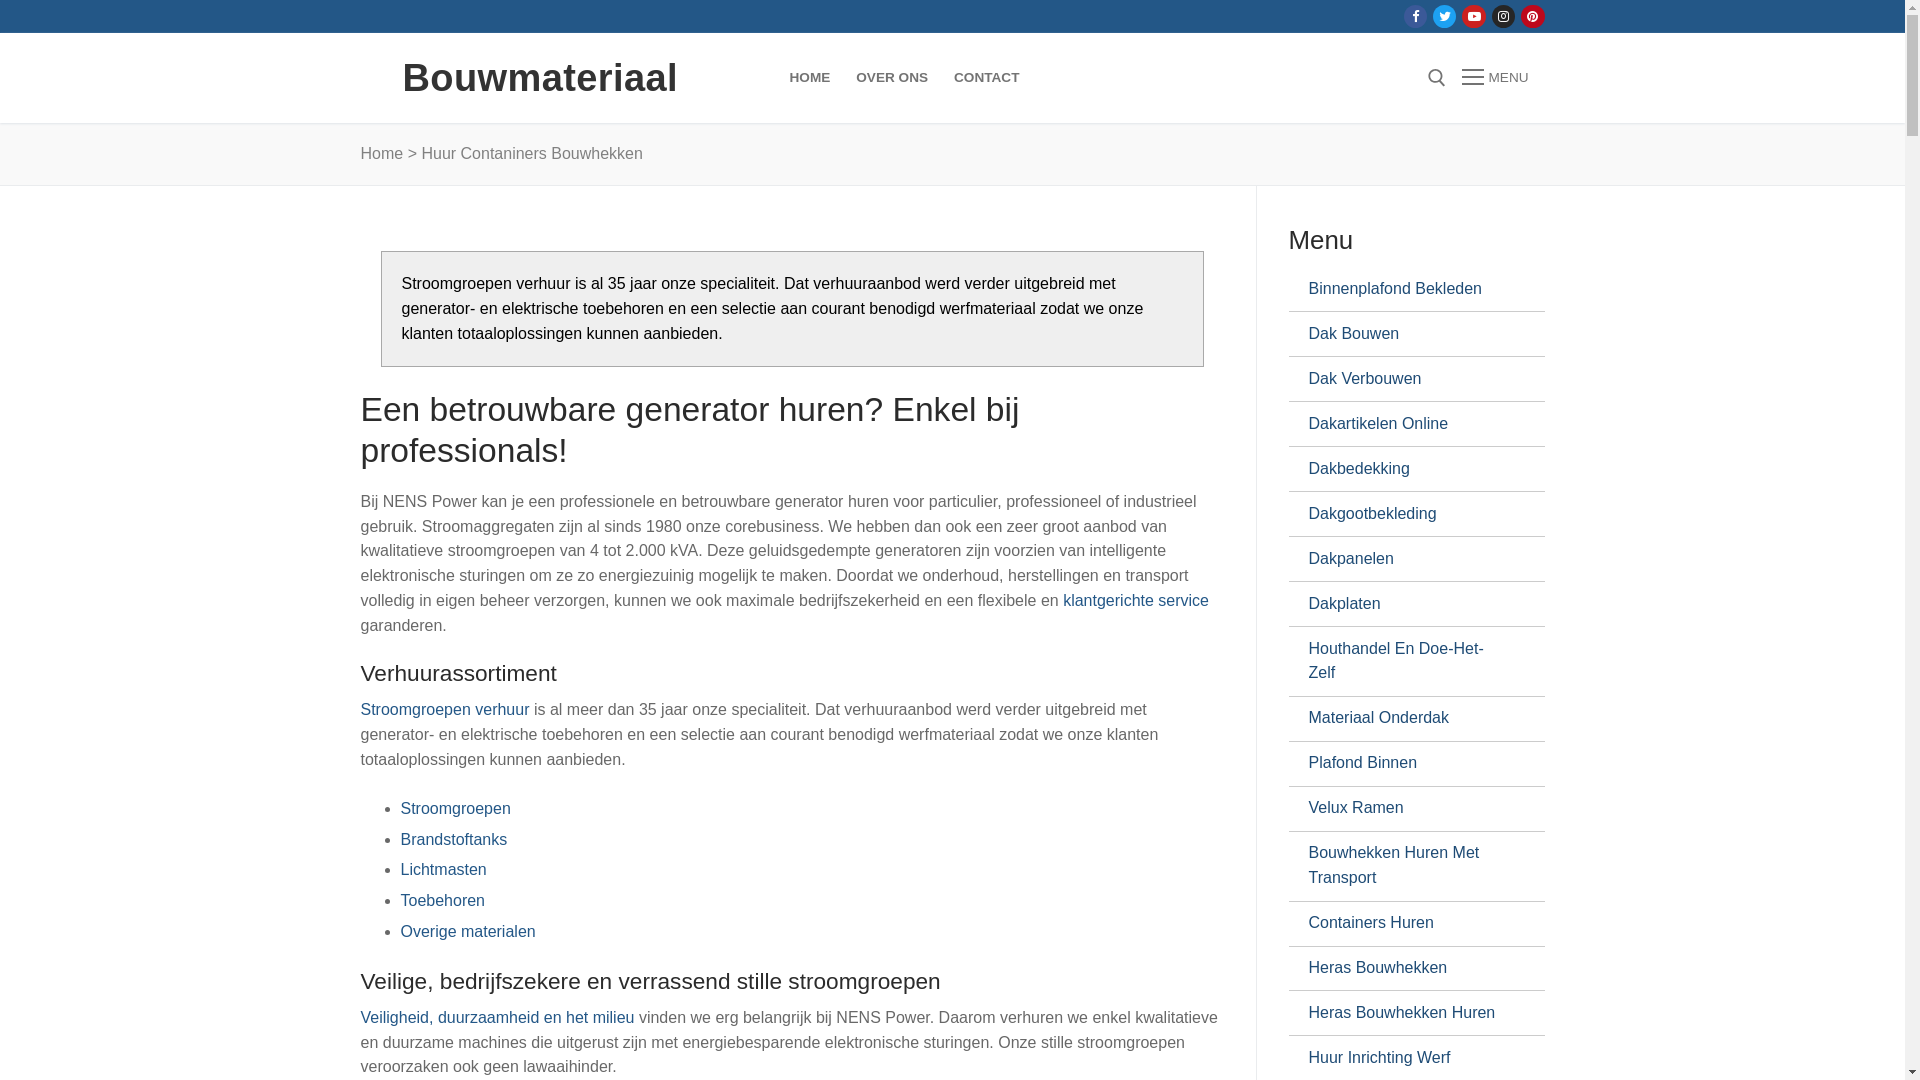  Describe the element at coordinates (454, 807) in the screenshot. I see `'Stroomgroepen'` at that location.